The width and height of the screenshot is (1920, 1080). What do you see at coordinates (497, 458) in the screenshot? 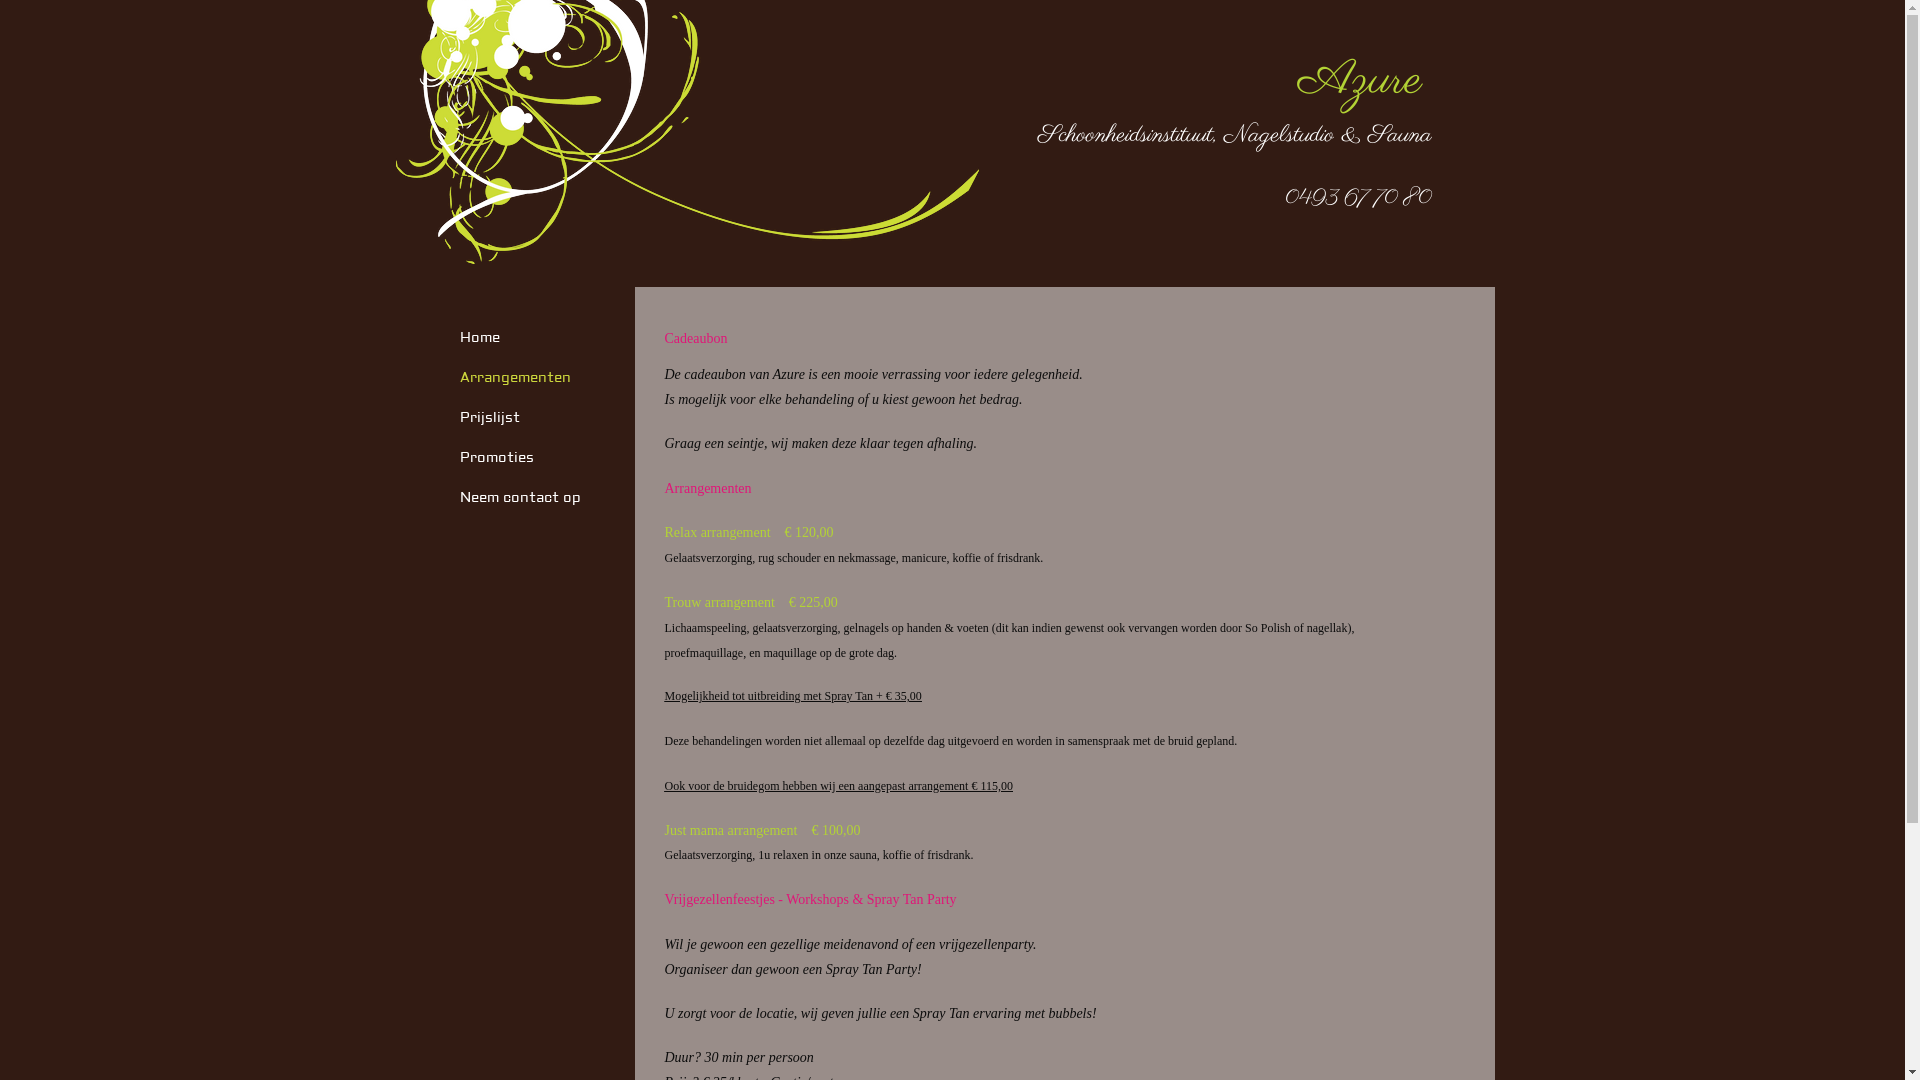
I see `'Promoties'` at bounding box center [497, 458].